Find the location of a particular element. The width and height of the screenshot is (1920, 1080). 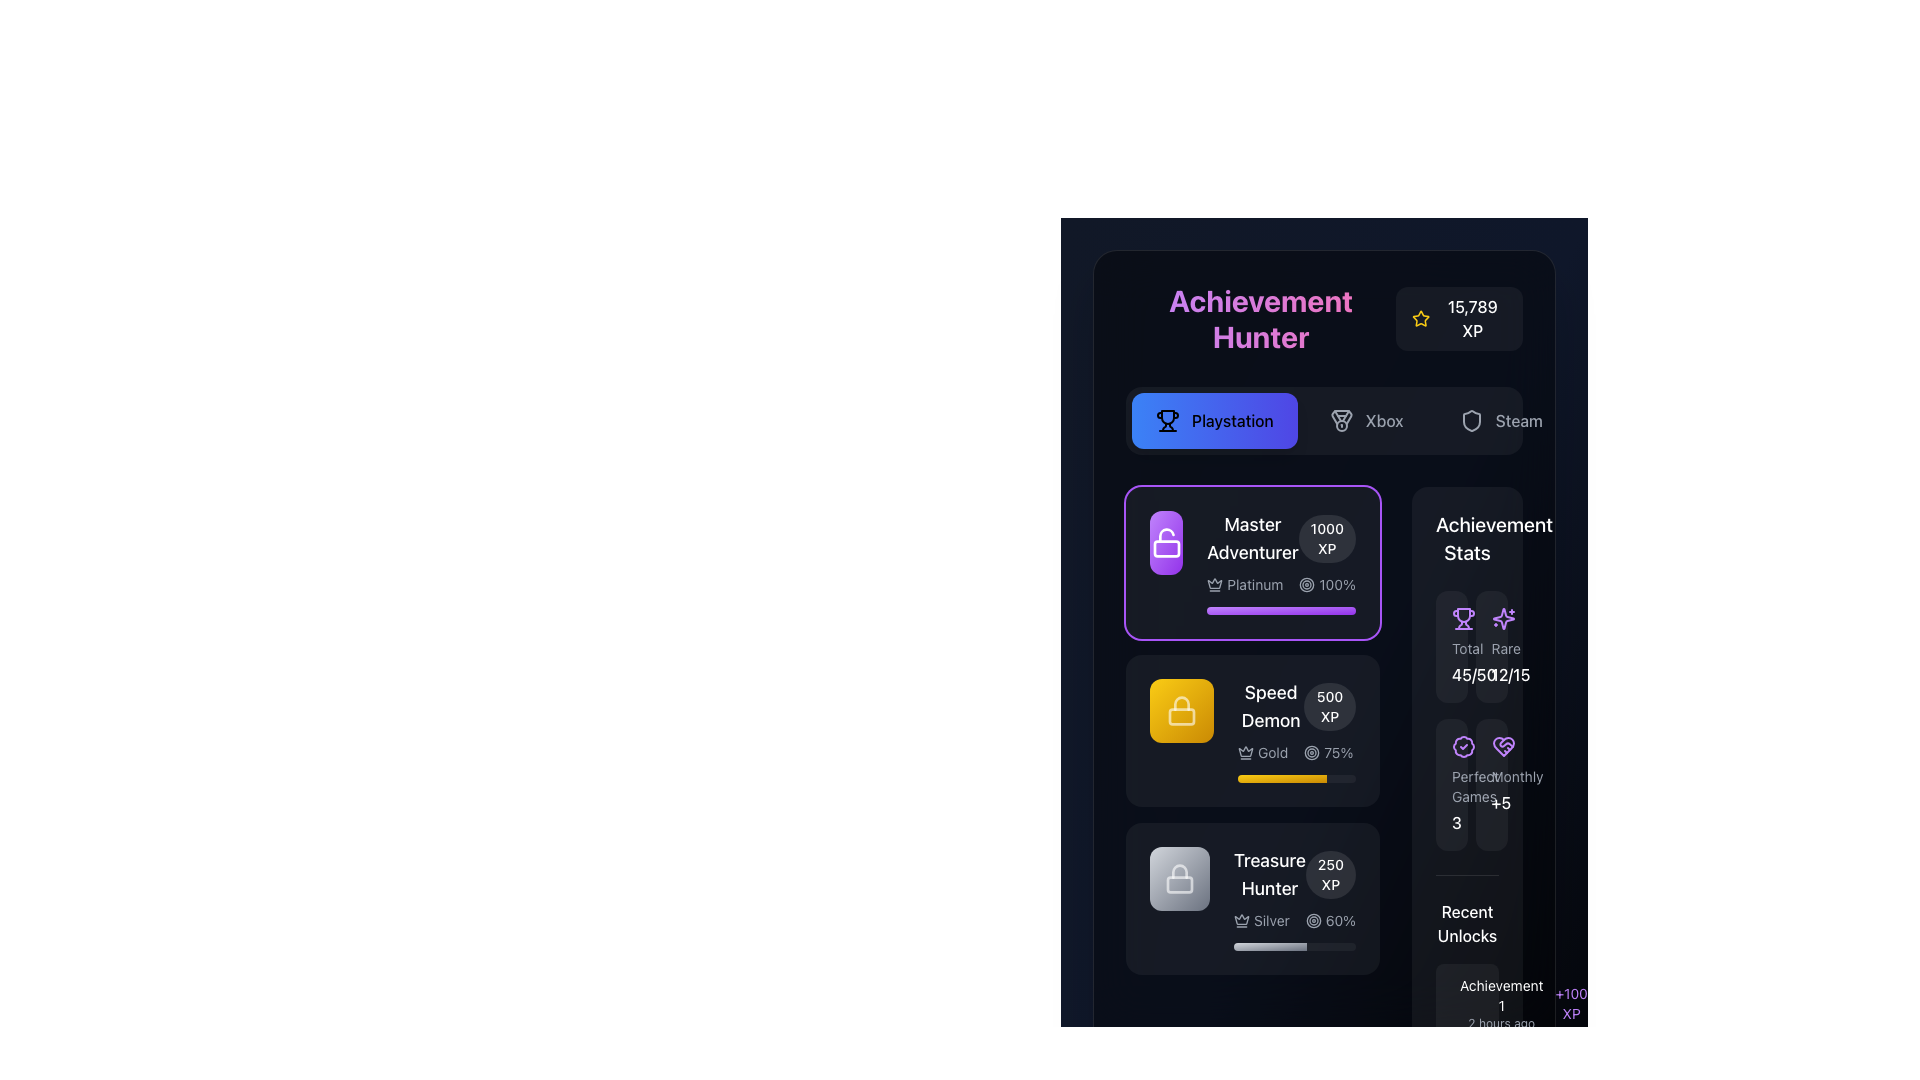

the 'Master Adventurer' achievement label is located at coordinates (1281, 538).